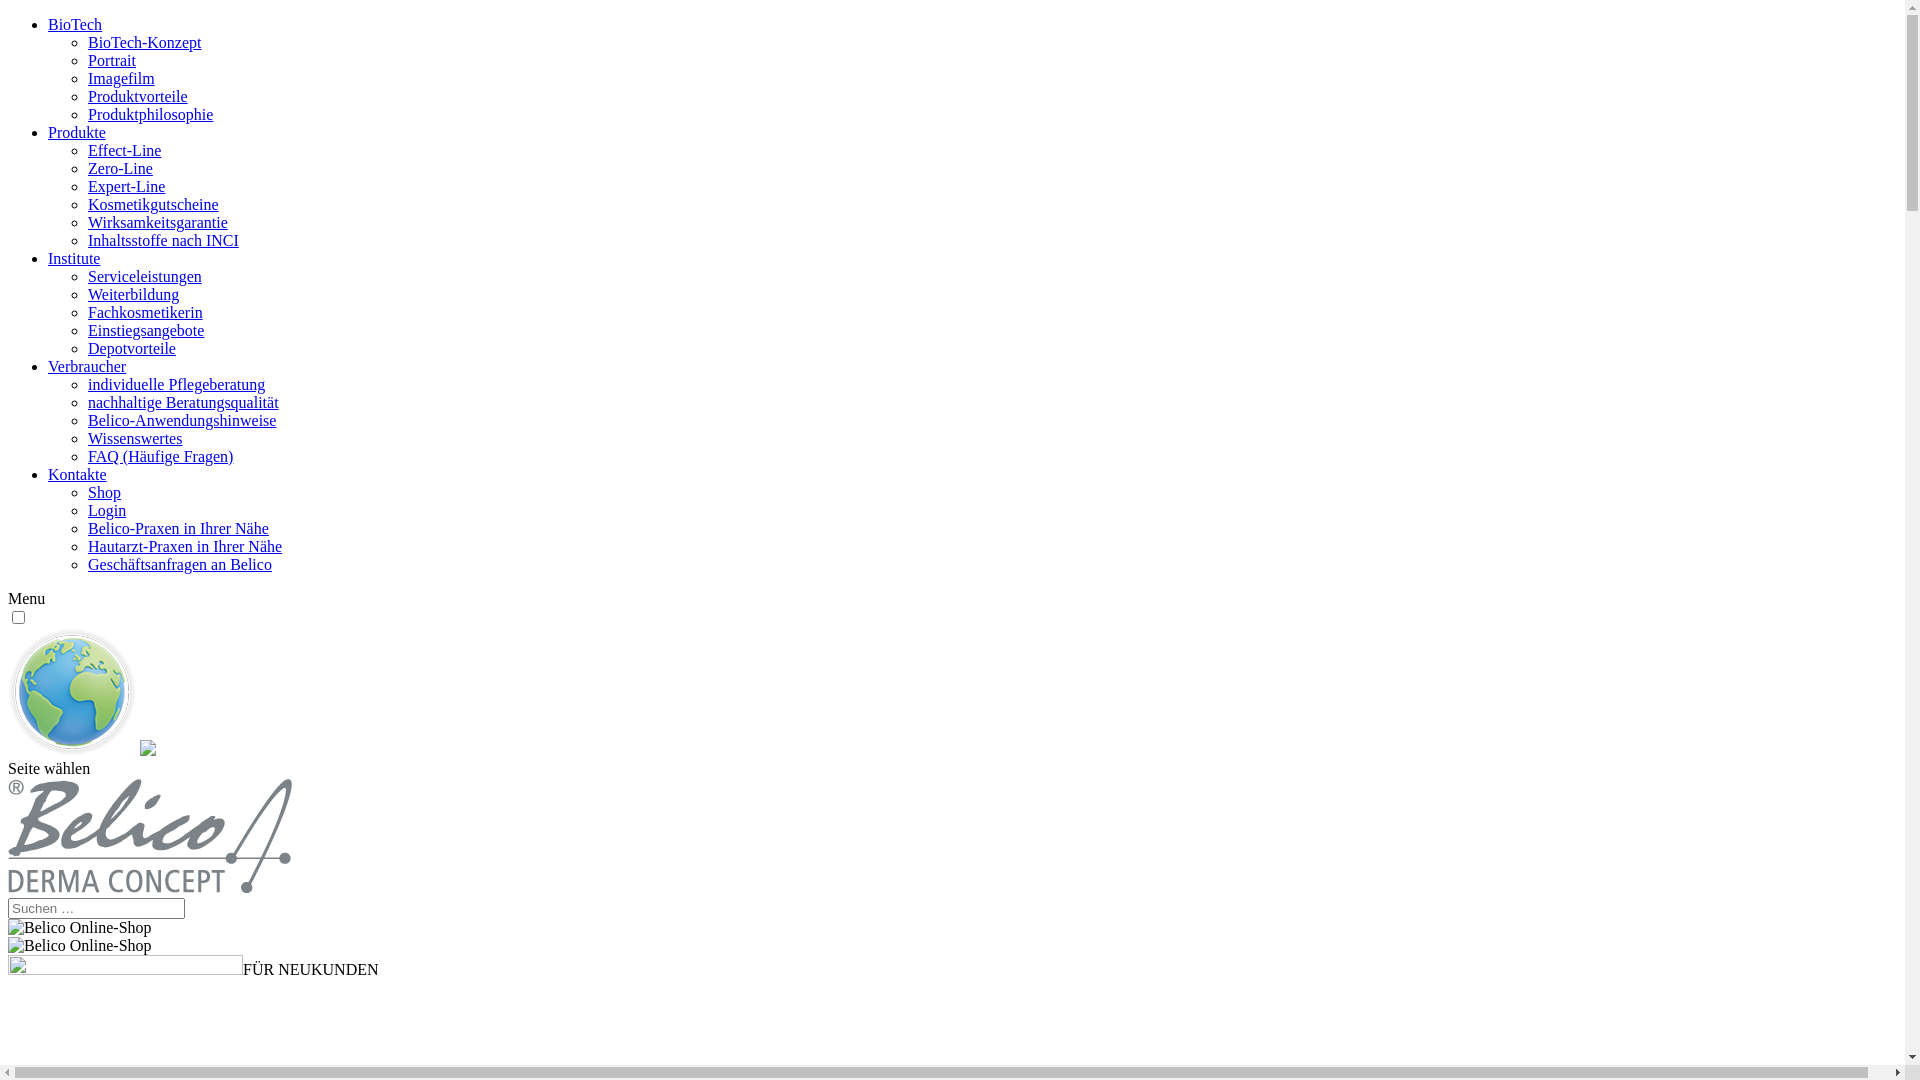 The width and height of the screenshot is (1920, 1080). What do you see at coordinates (119, 167) in the screenshot?
I see `'Zero-Line'` at bounding box center [119, 167].